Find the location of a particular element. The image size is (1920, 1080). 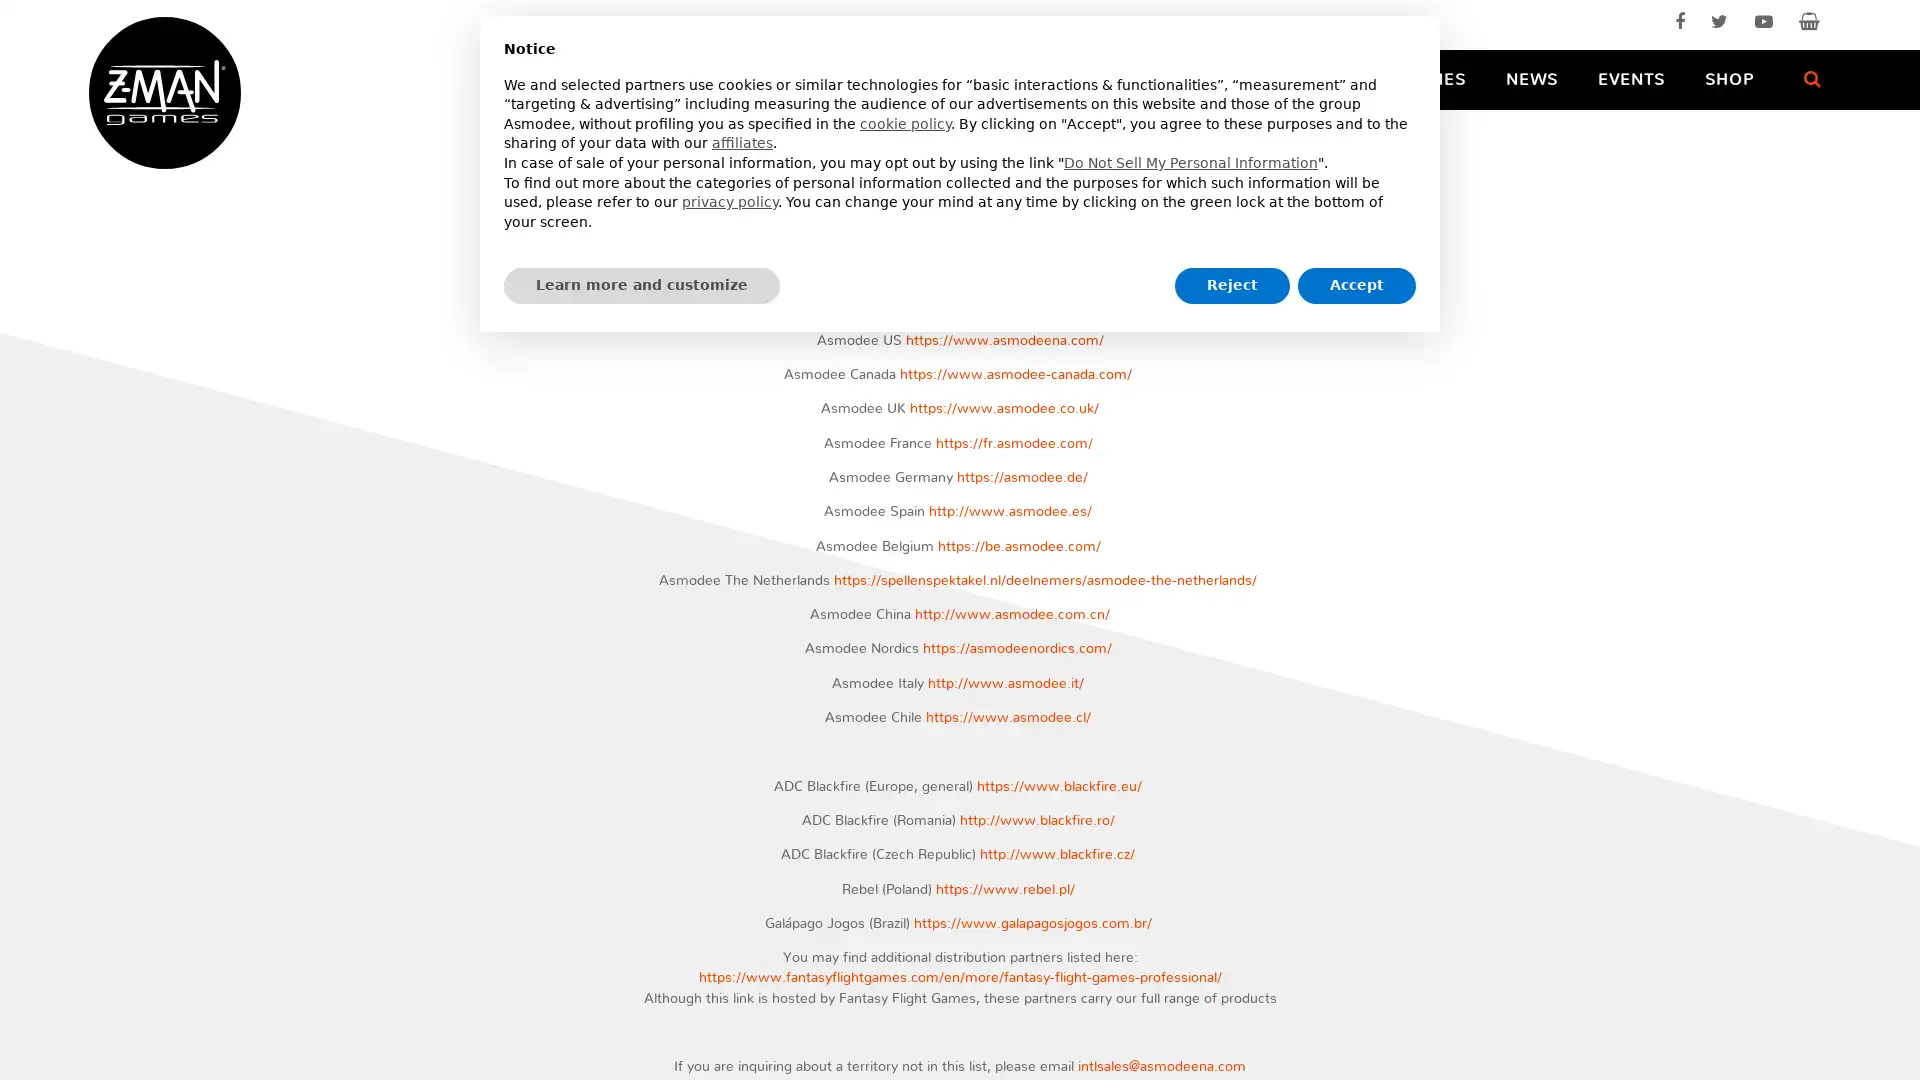

Accept is located at coordinates (1357, 285).